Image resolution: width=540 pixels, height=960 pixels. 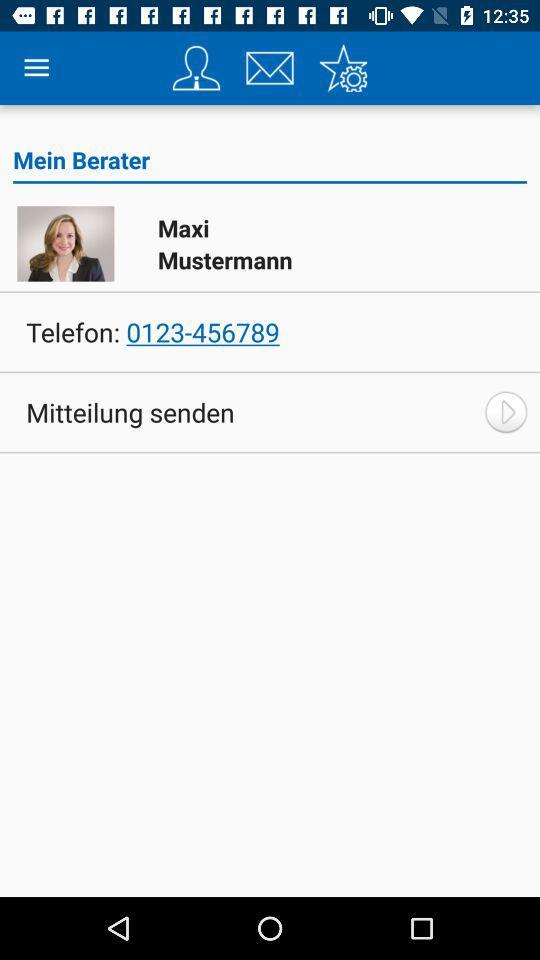 I want to click on telefon: 0123-456789 icon, so click(x=151, y=332).